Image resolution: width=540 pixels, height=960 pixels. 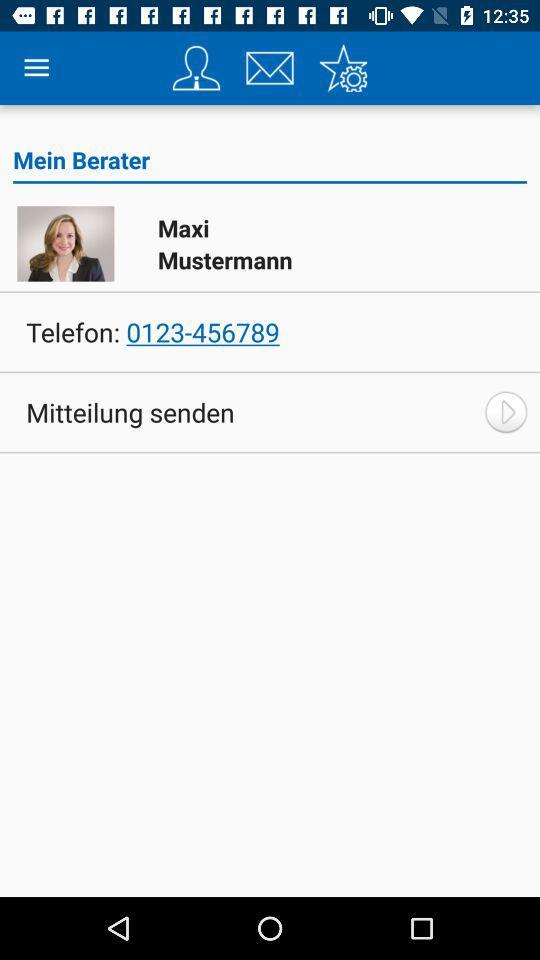 I want to click on telefon: 0123-456789 icon, so click(x=151, y=332).